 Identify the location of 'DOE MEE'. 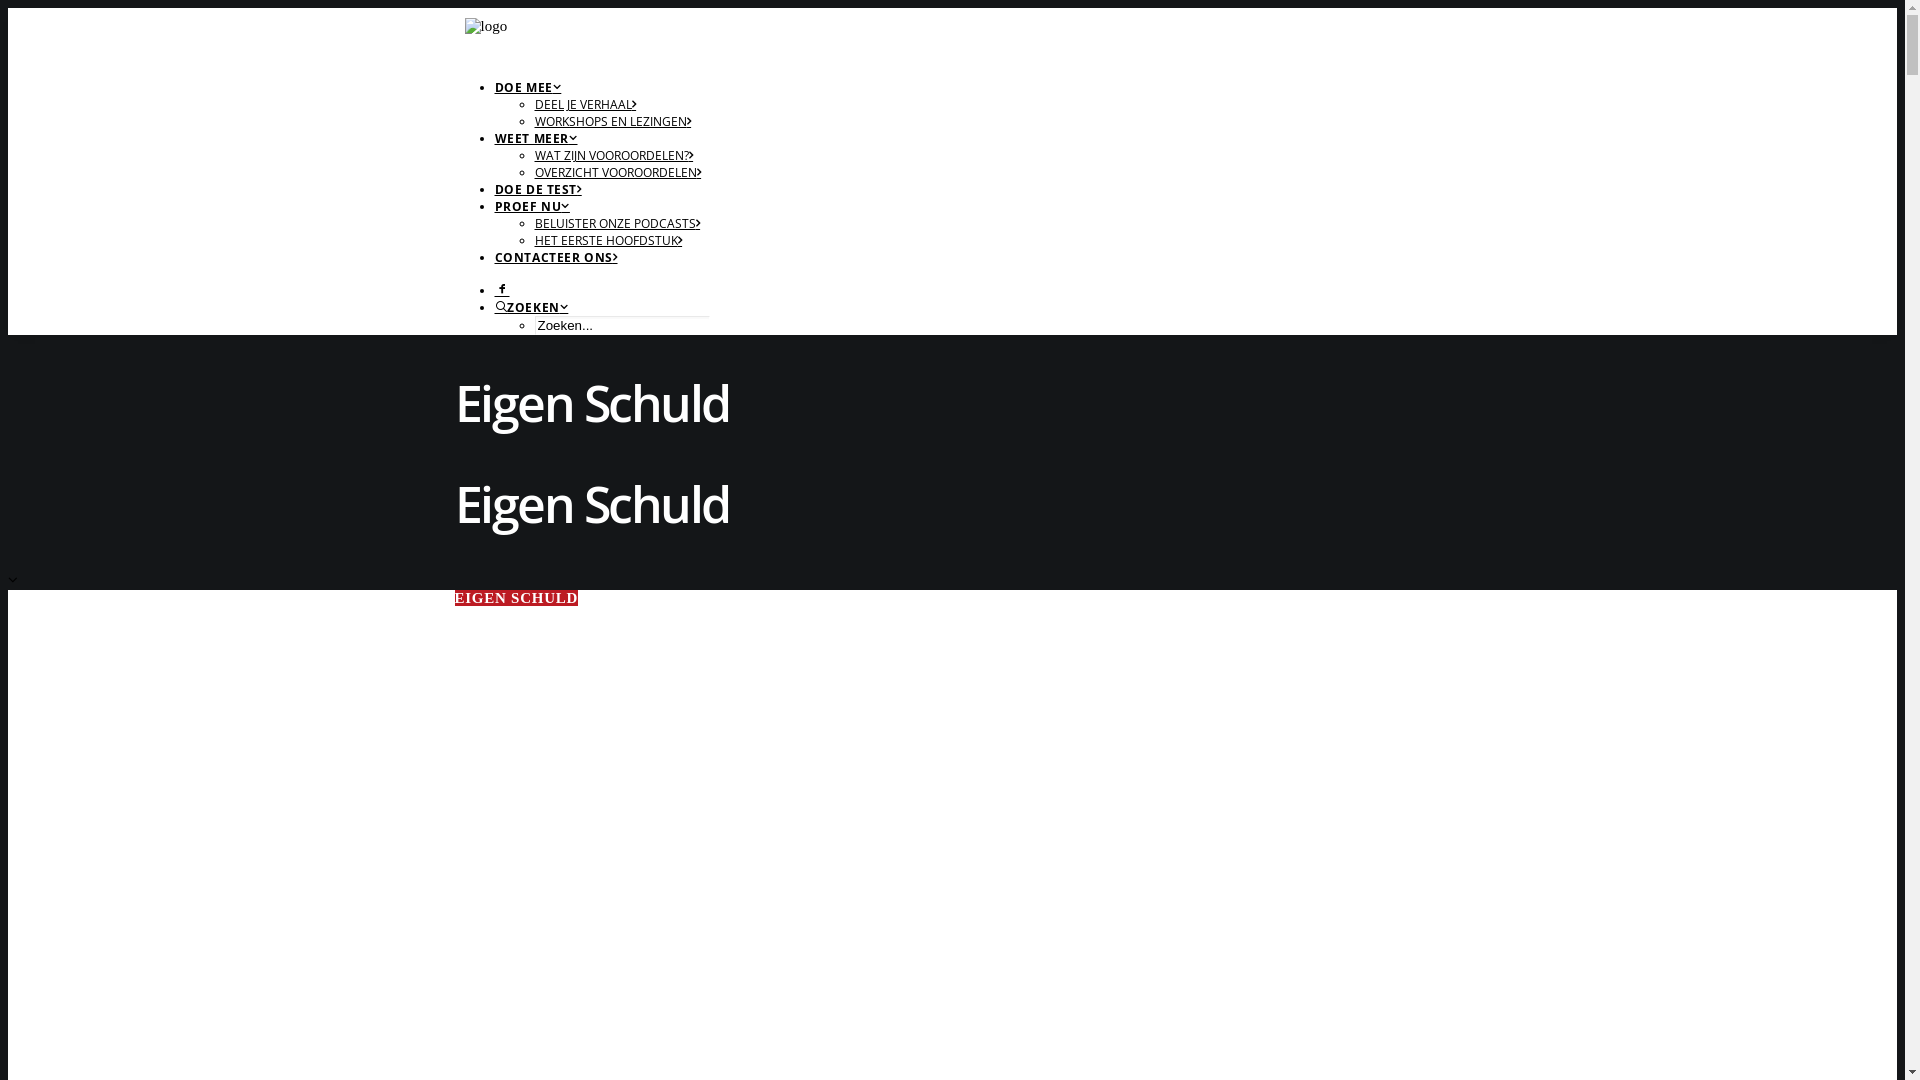
(494, 86).